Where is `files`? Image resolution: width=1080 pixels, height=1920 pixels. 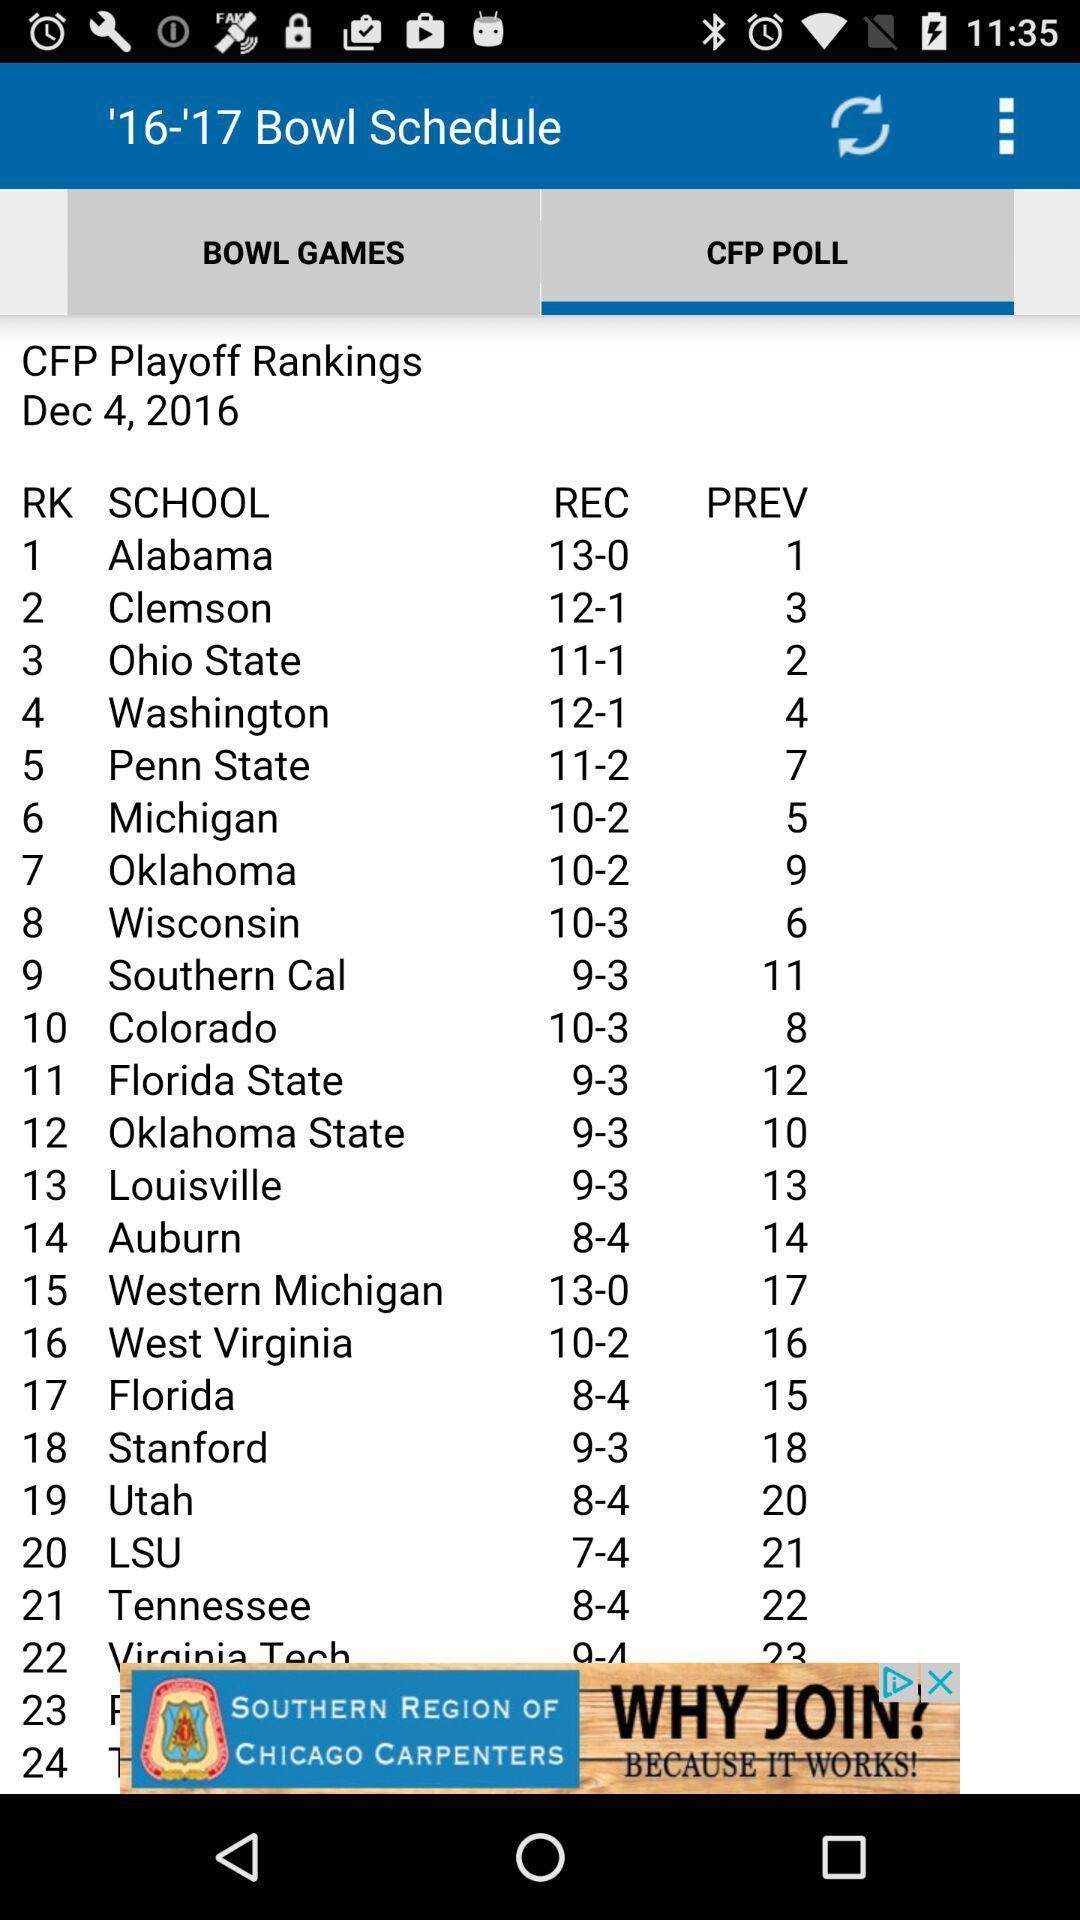
files is located at coordinates (540, 1053).